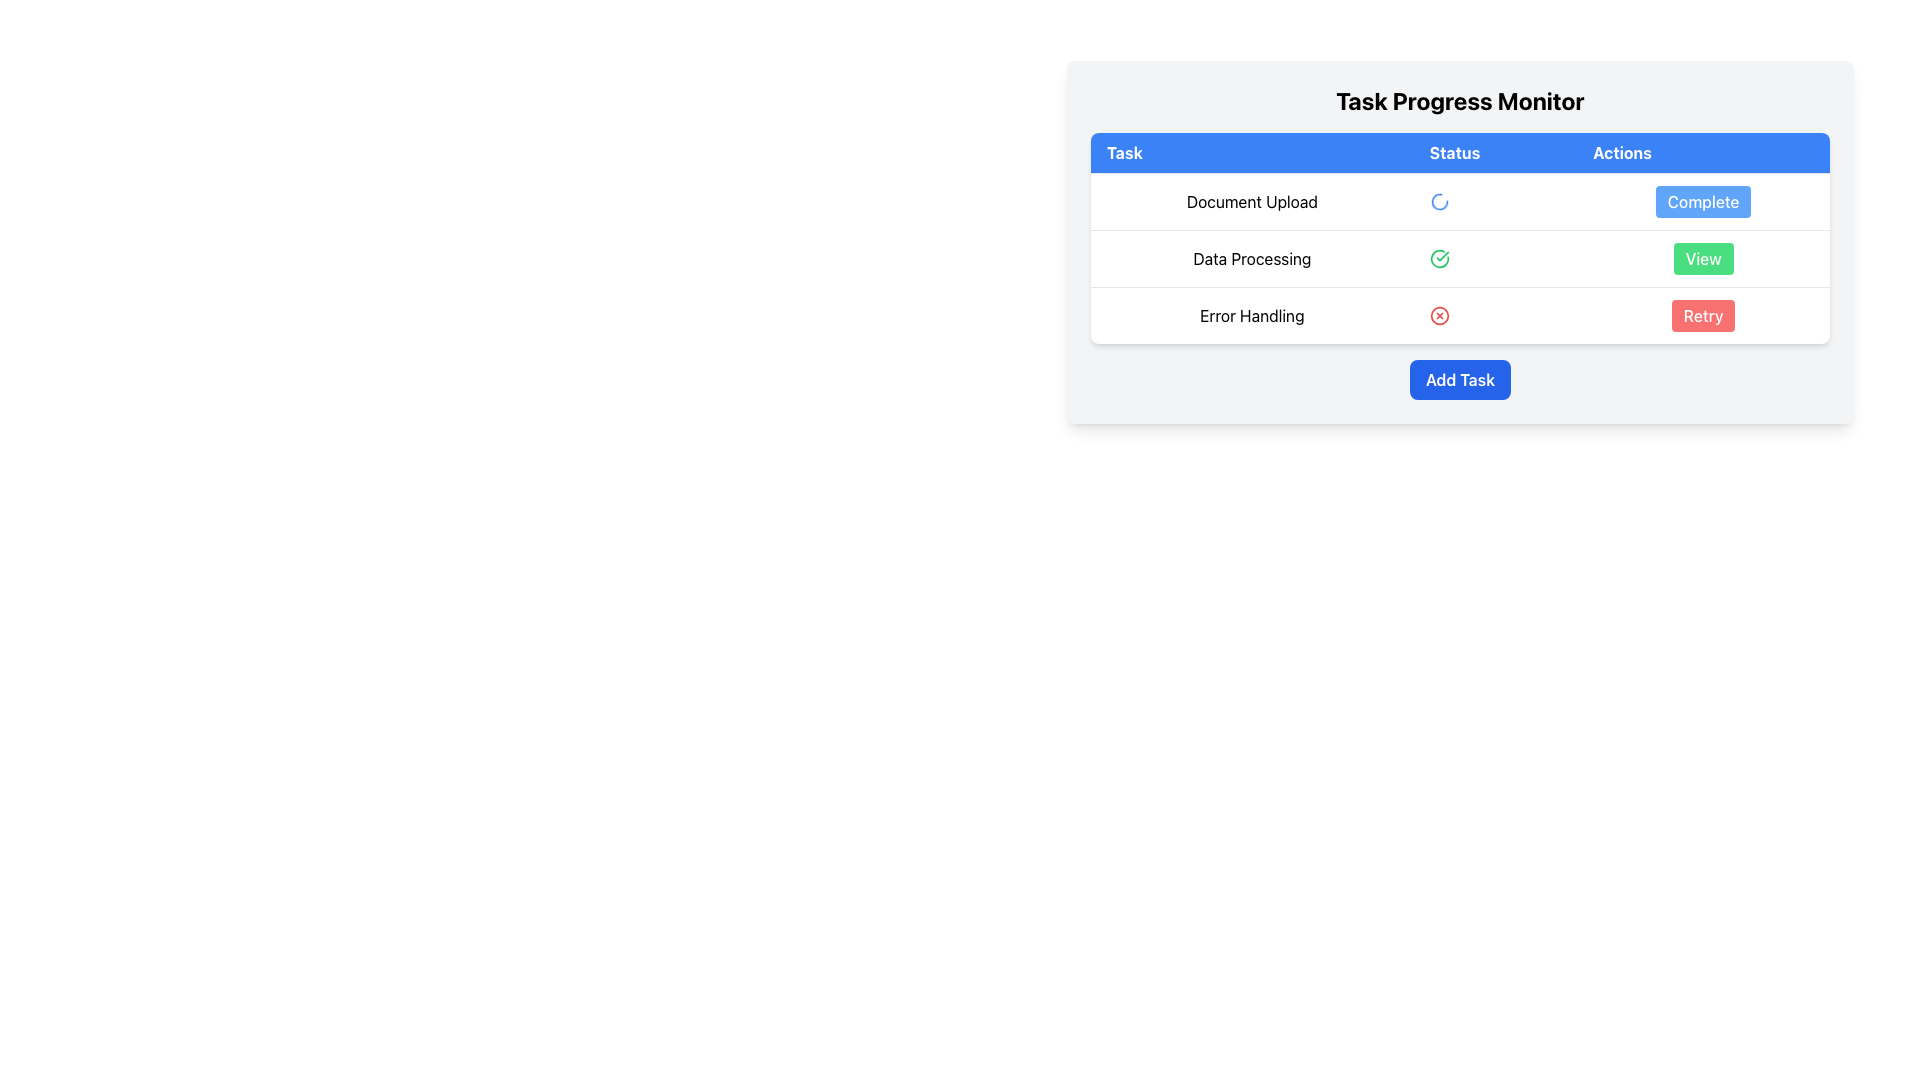  What do you see at coordinates (1251, 201) in the screenshot?
I see `the 'Document Upload' text label, which is the first item in the 'Task' column of the table-like layout` at bounding box center [1251, 201].